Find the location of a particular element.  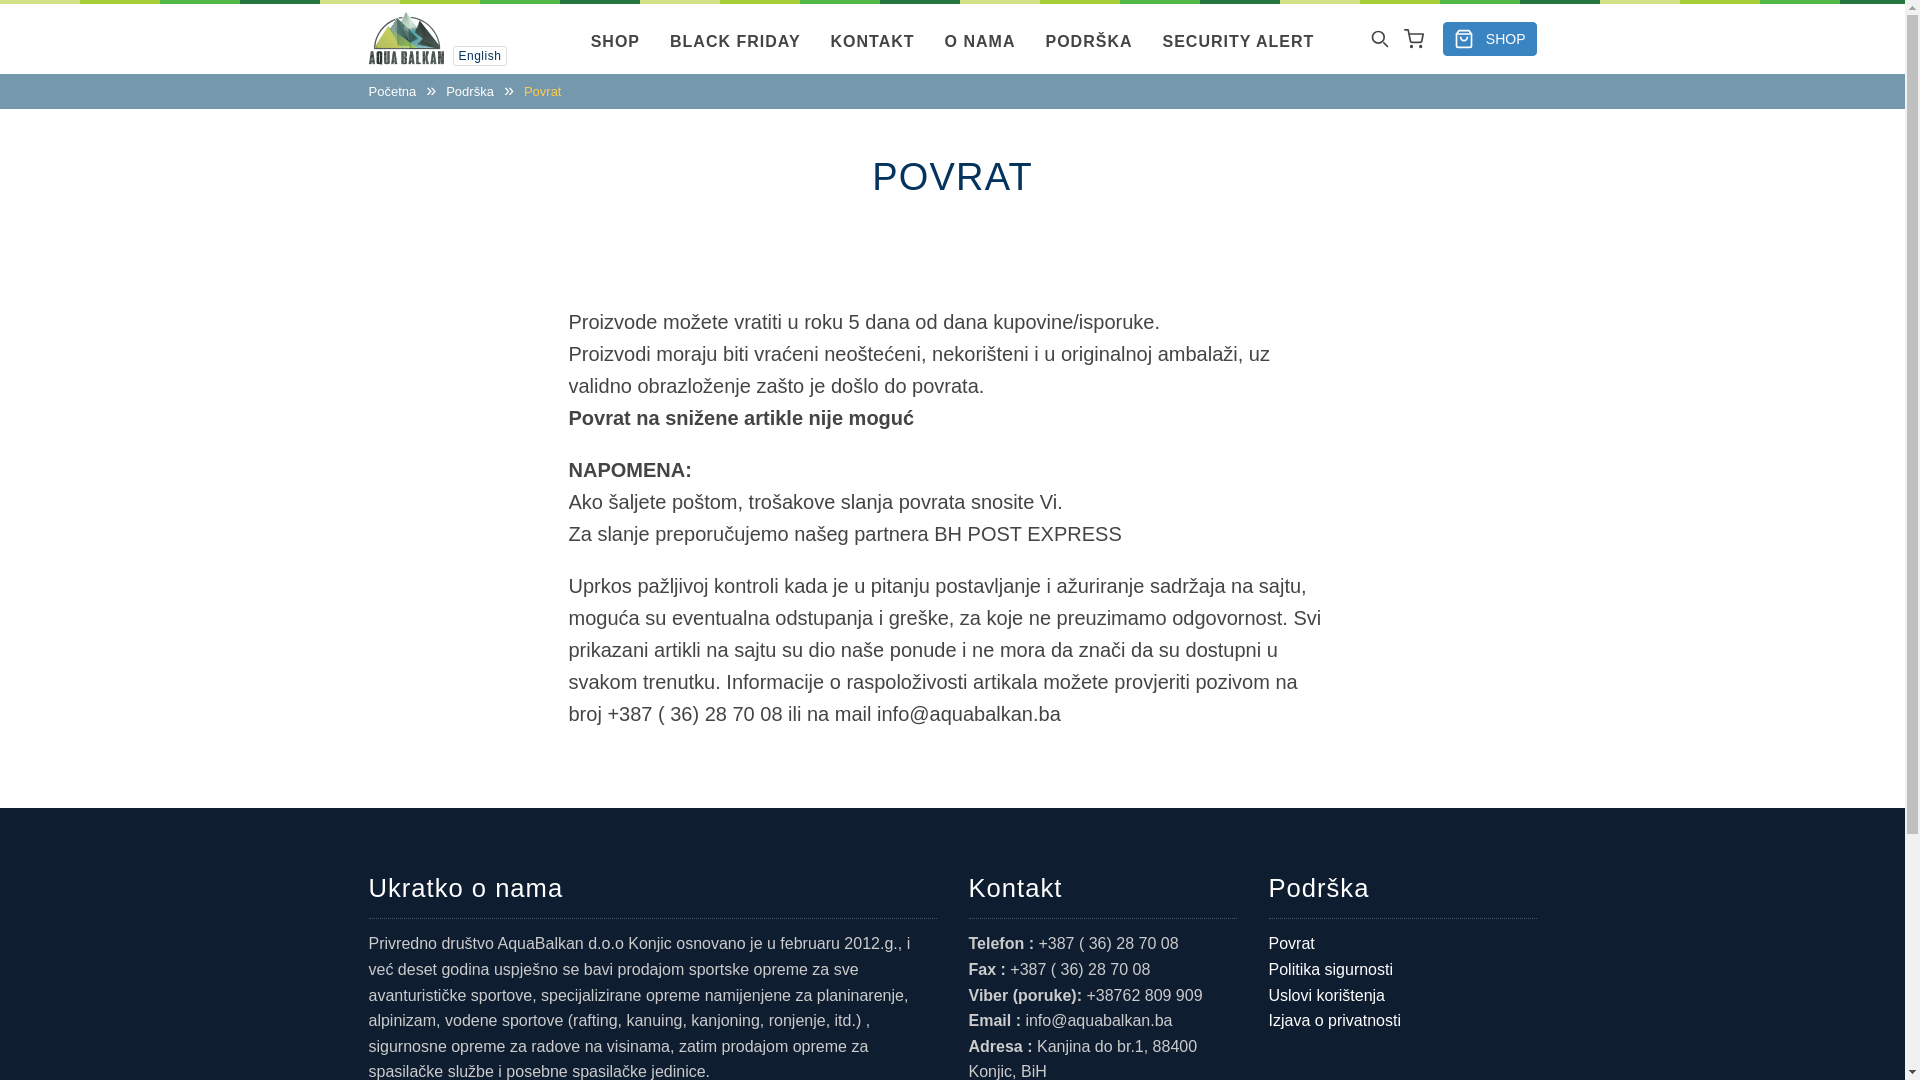

'BLACK FRIDAY' is located at coordinates (734, 42).